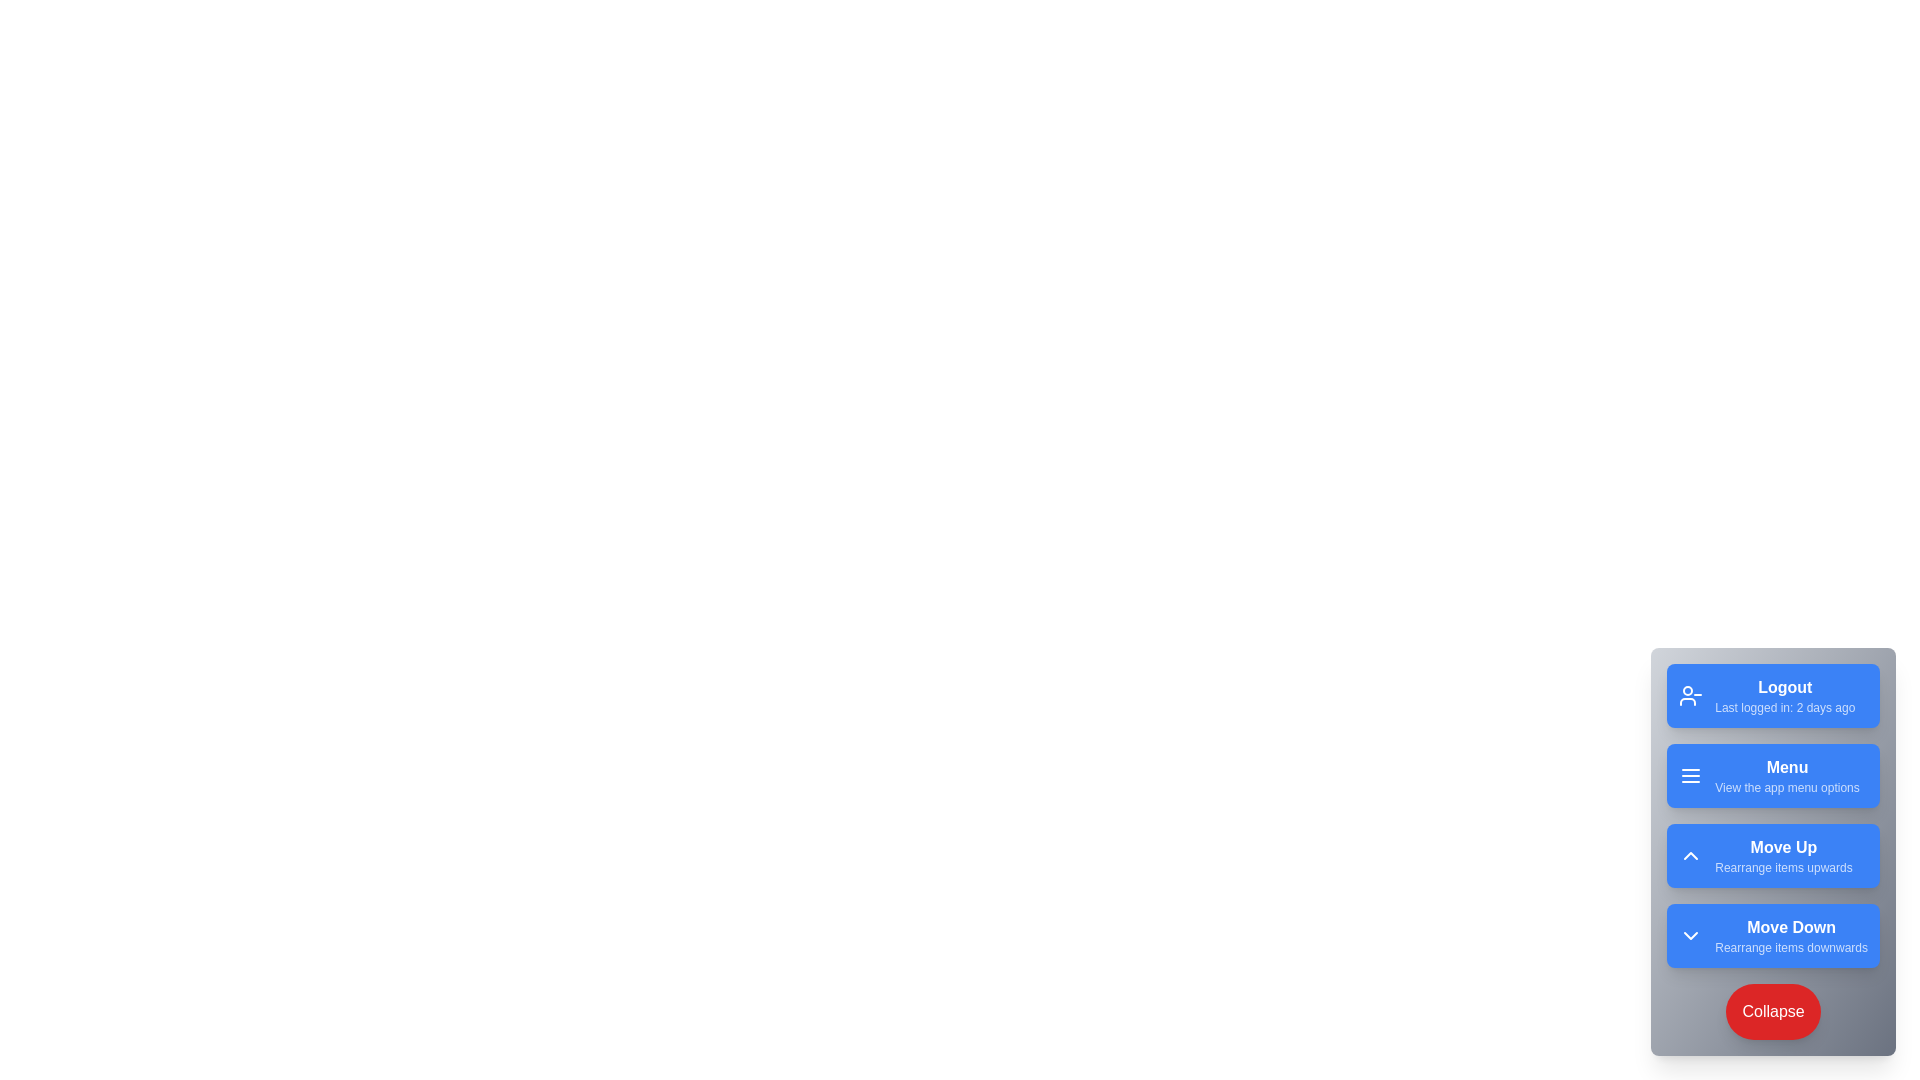  What do you see at coordinates (1773, 936) in the screenshot?
I see `the 'Move Down' button, which is a rectangular button with a blue background and white text displaying the title 'Move Down' and a downward arrow icon` at bounding box center [1773, 936].